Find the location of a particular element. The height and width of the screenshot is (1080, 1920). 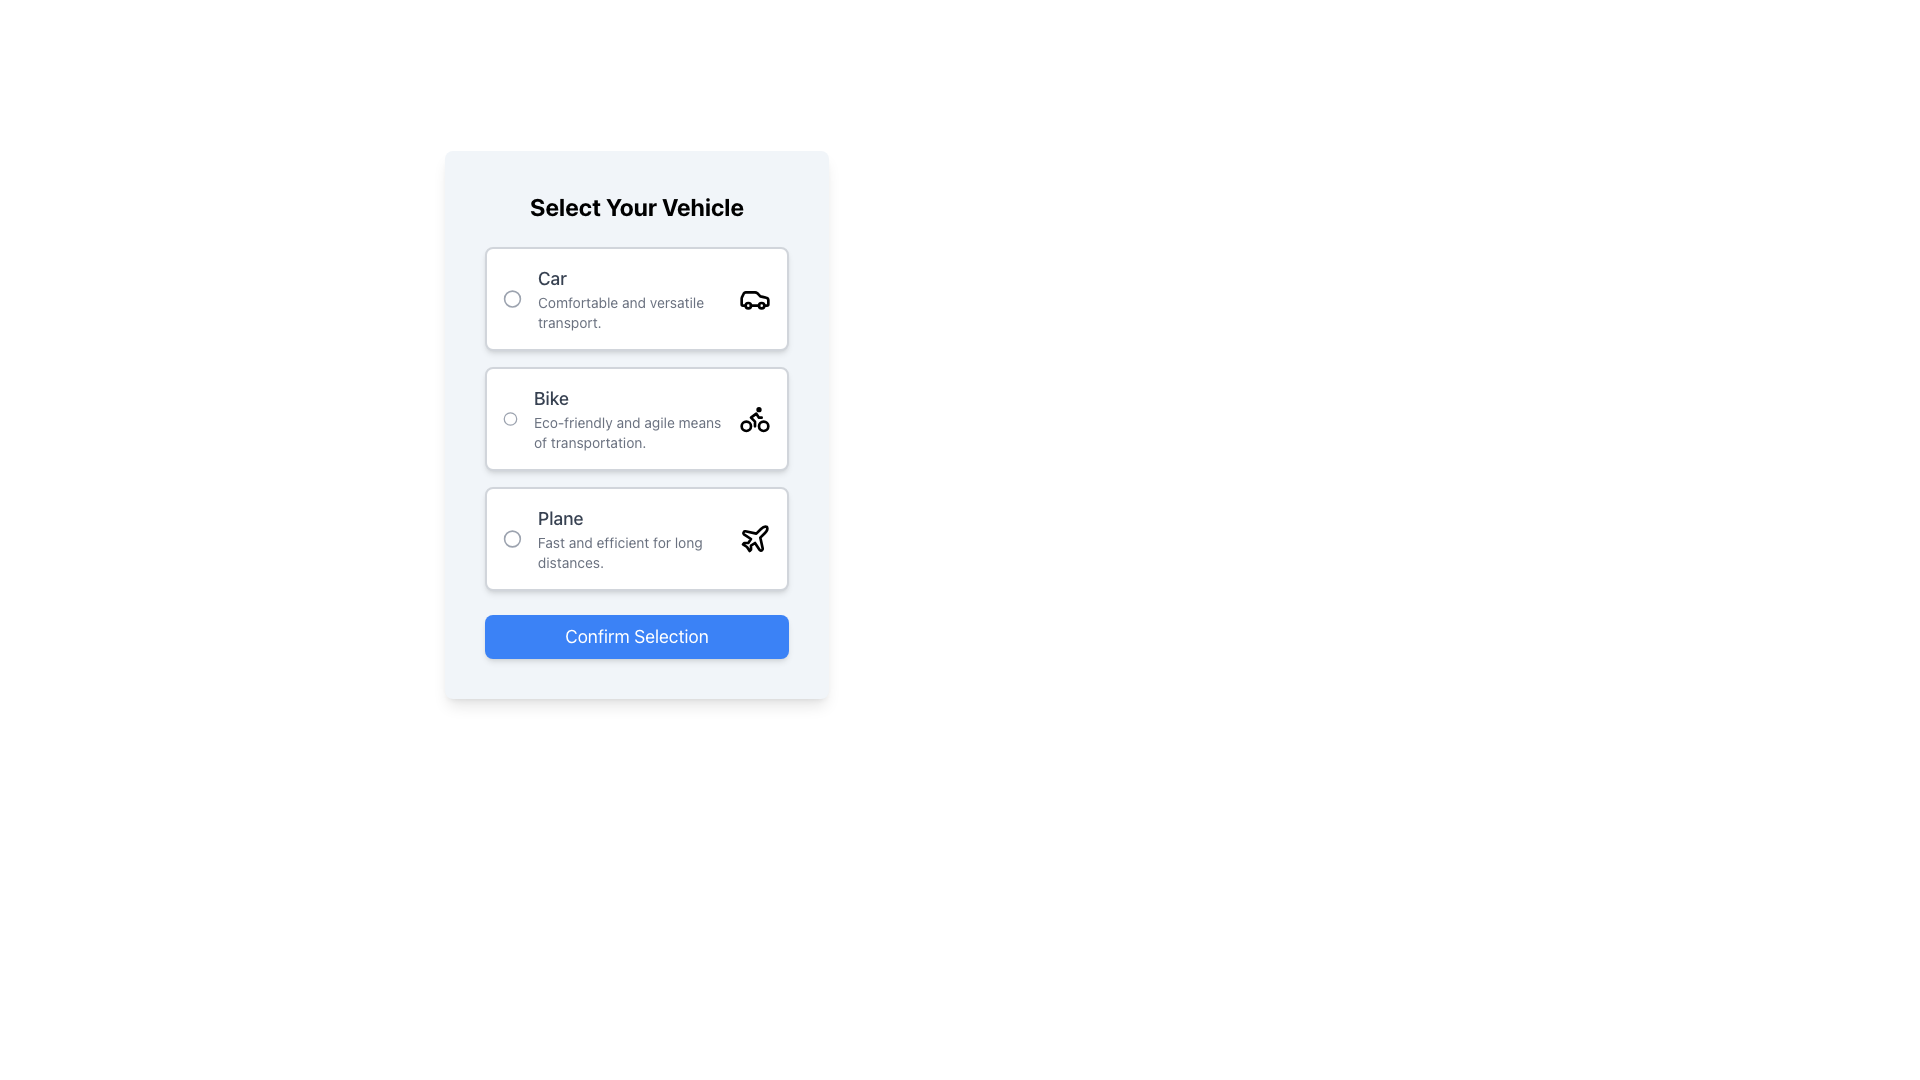

the 'Bike' option icon located on the right side of its option card in the 'Select Your Vehicle' section, which visually represents an eco-friendly and agile means of transportation is located at coordinates (753, 418).